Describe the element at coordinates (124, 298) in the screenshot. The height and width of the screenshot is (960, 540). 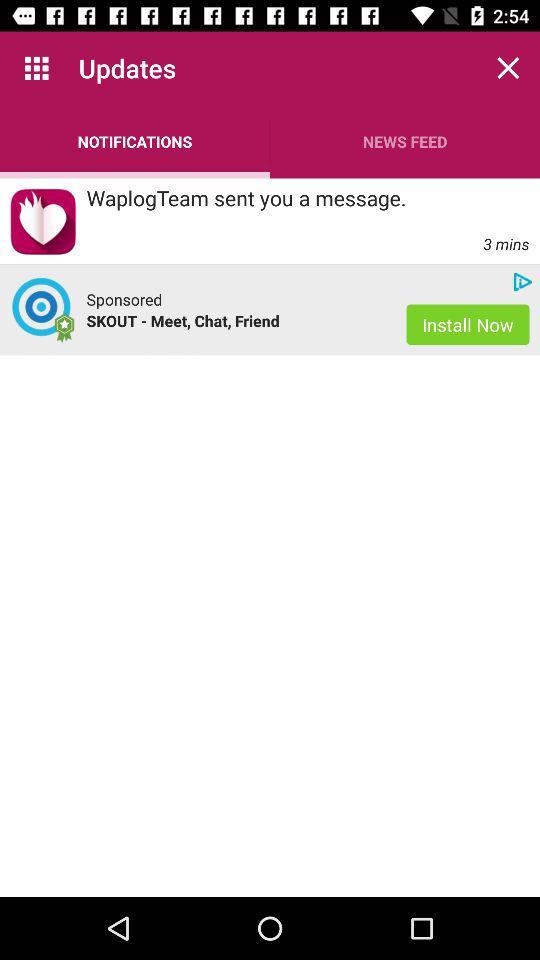
I see `the icon below the waplogteam sent you item` at that location.